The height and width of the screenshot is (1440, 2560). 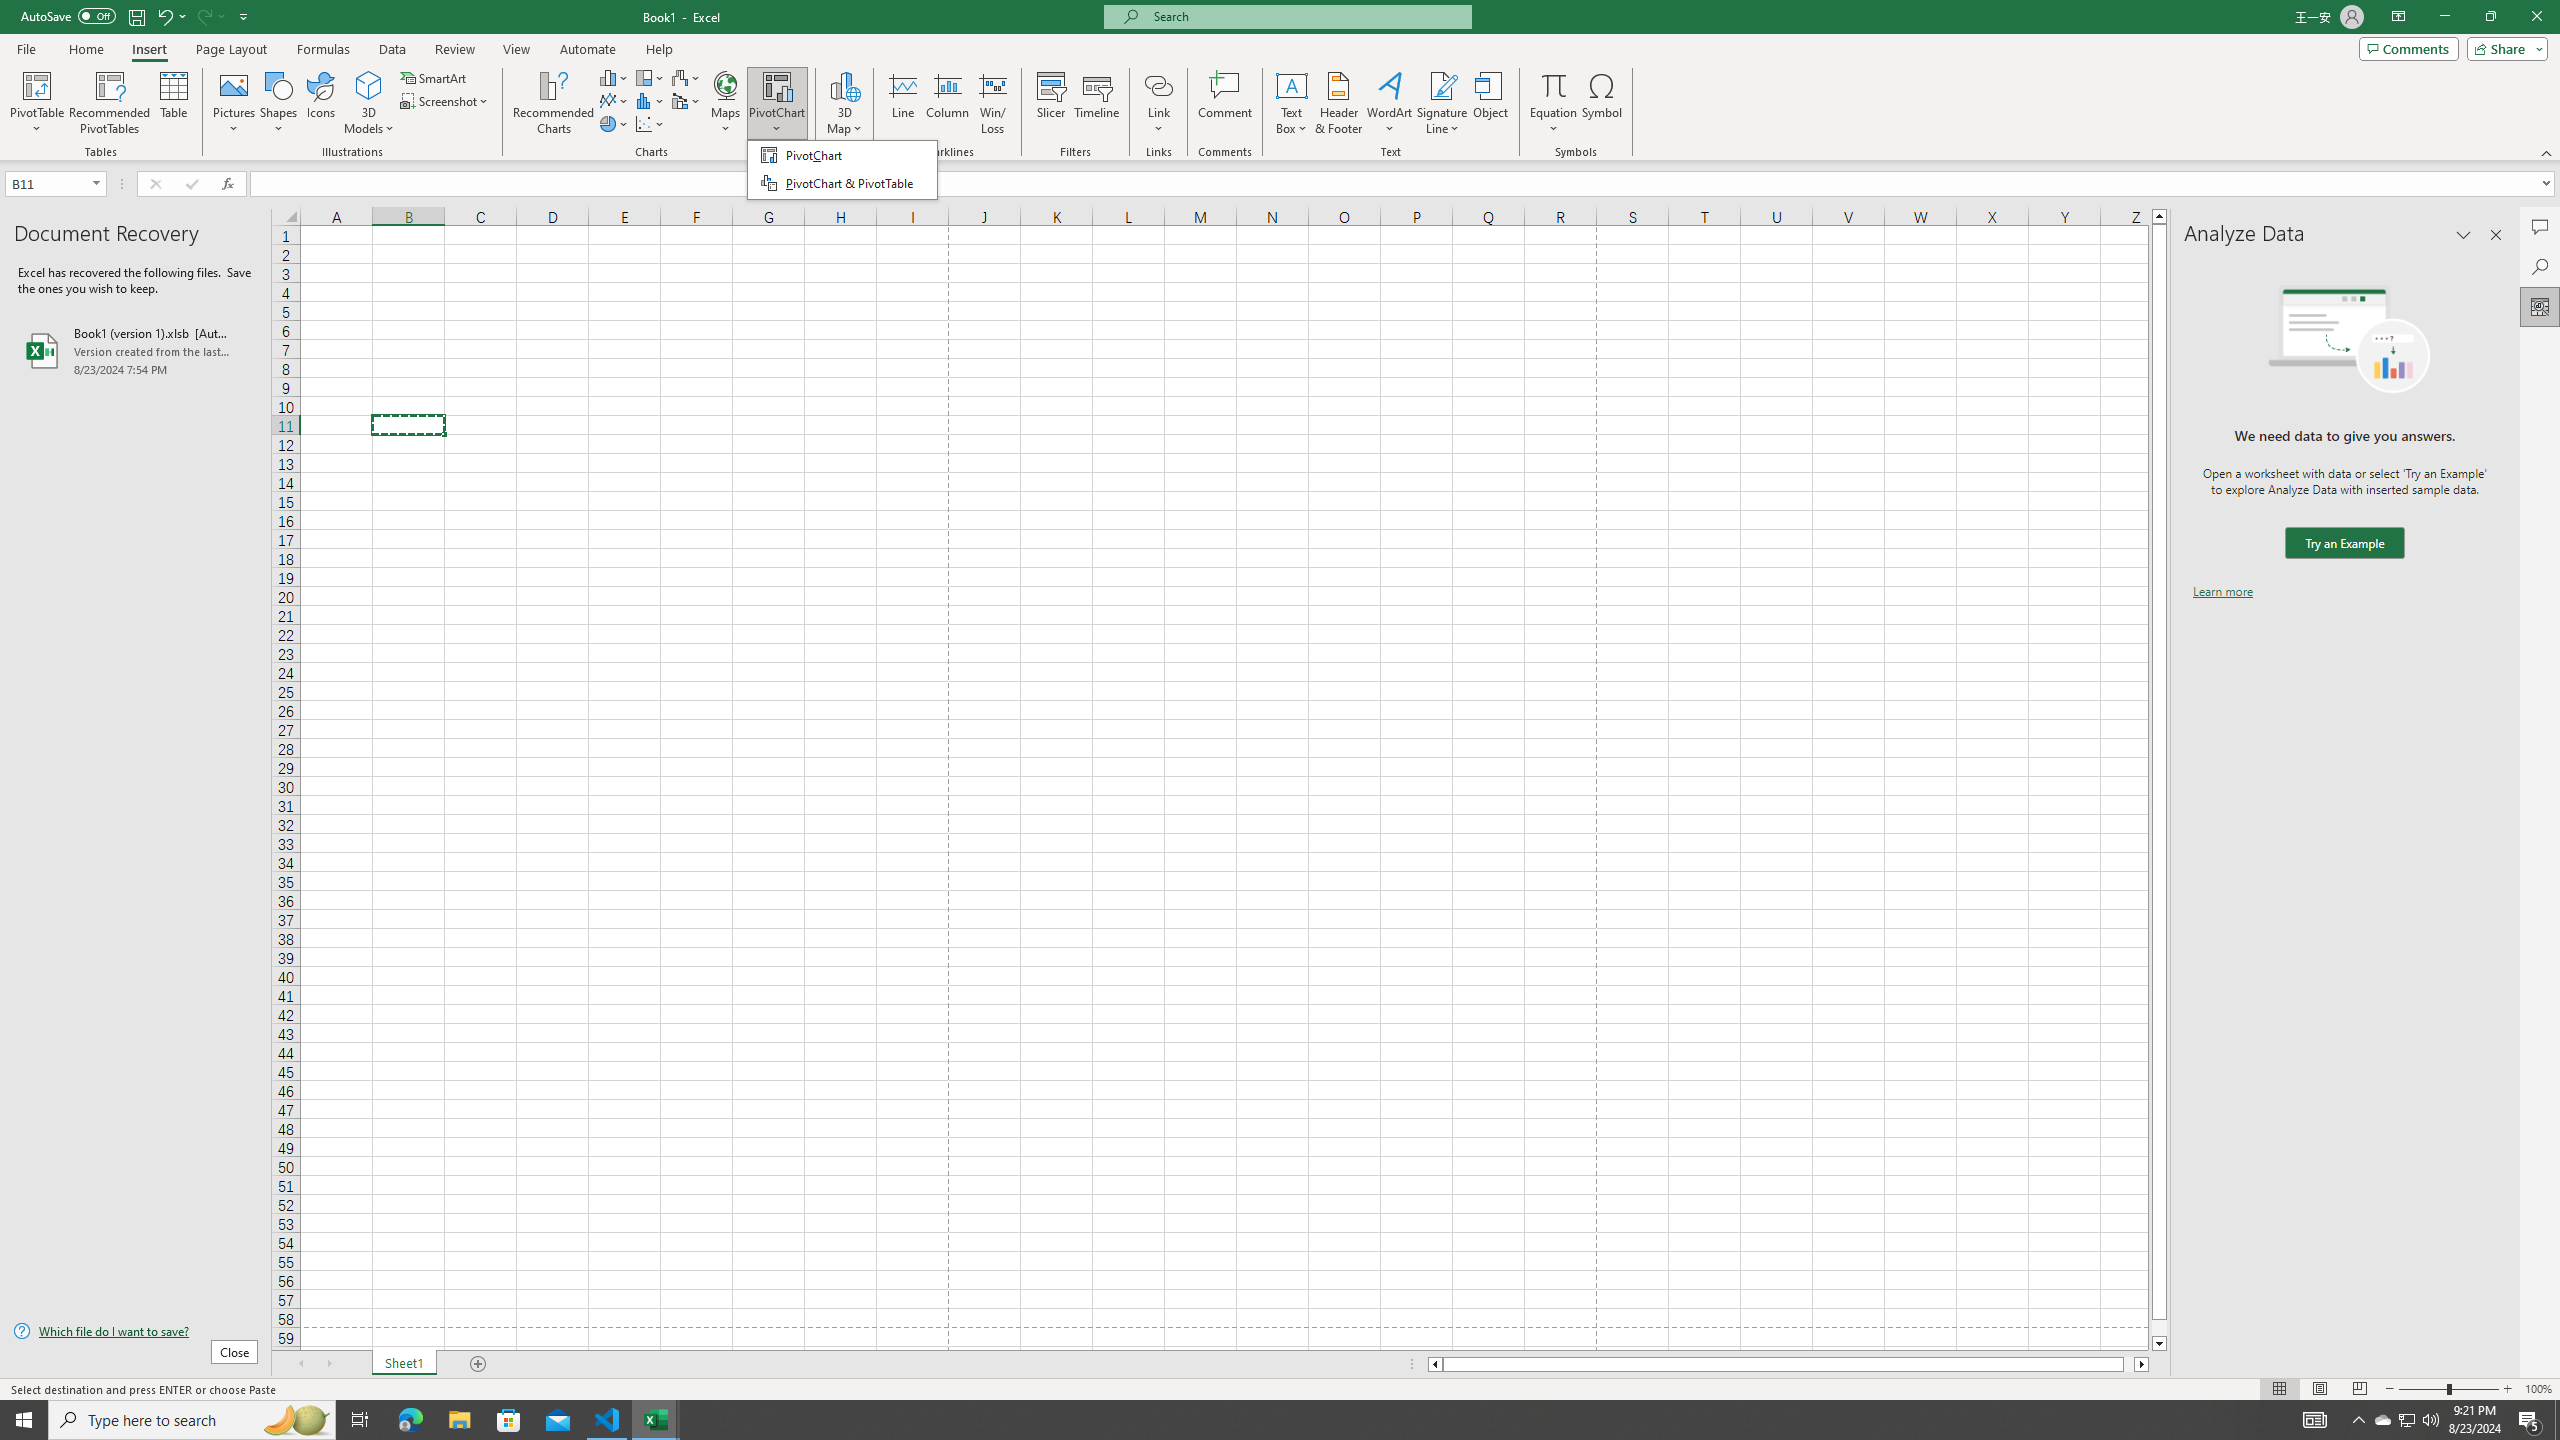 What do you see at coordinates (992, 103) in the screenshot?
I see `'Win/Loss'` at bounding box center [992, 103].